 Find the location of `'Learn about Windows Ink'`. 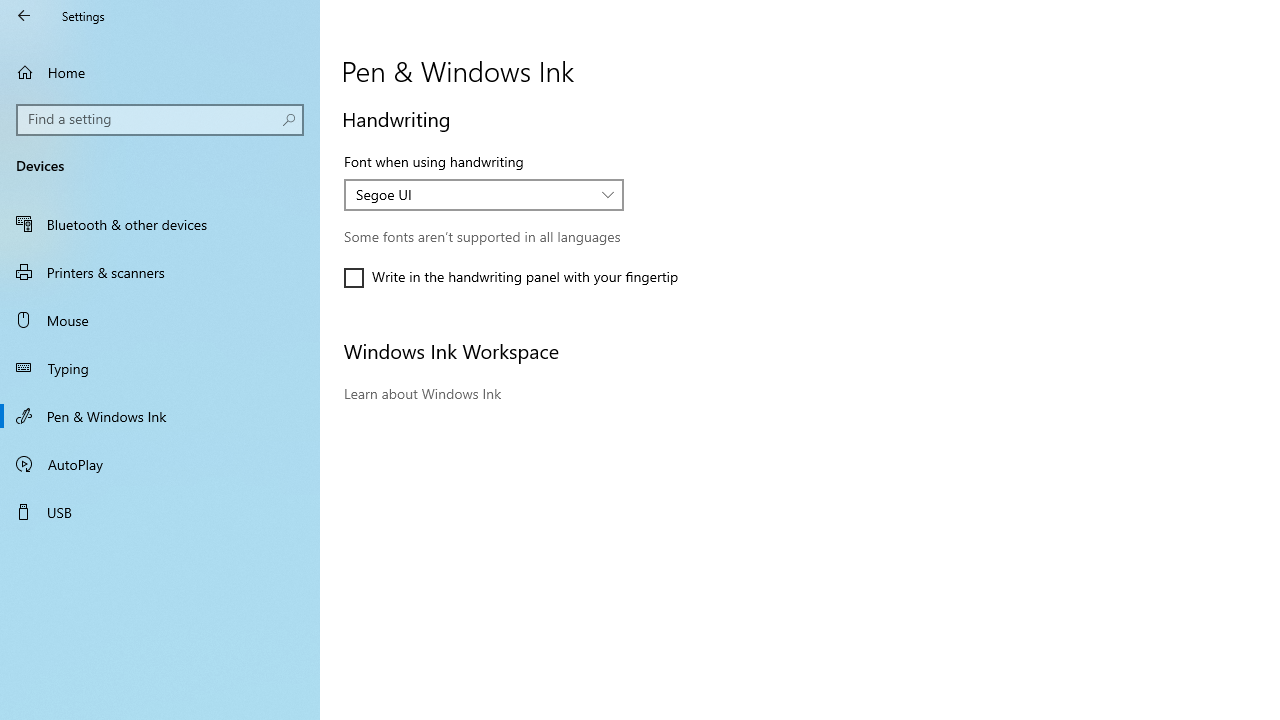

'Learn about Windows Ink' is located at coordinates (422, 393).